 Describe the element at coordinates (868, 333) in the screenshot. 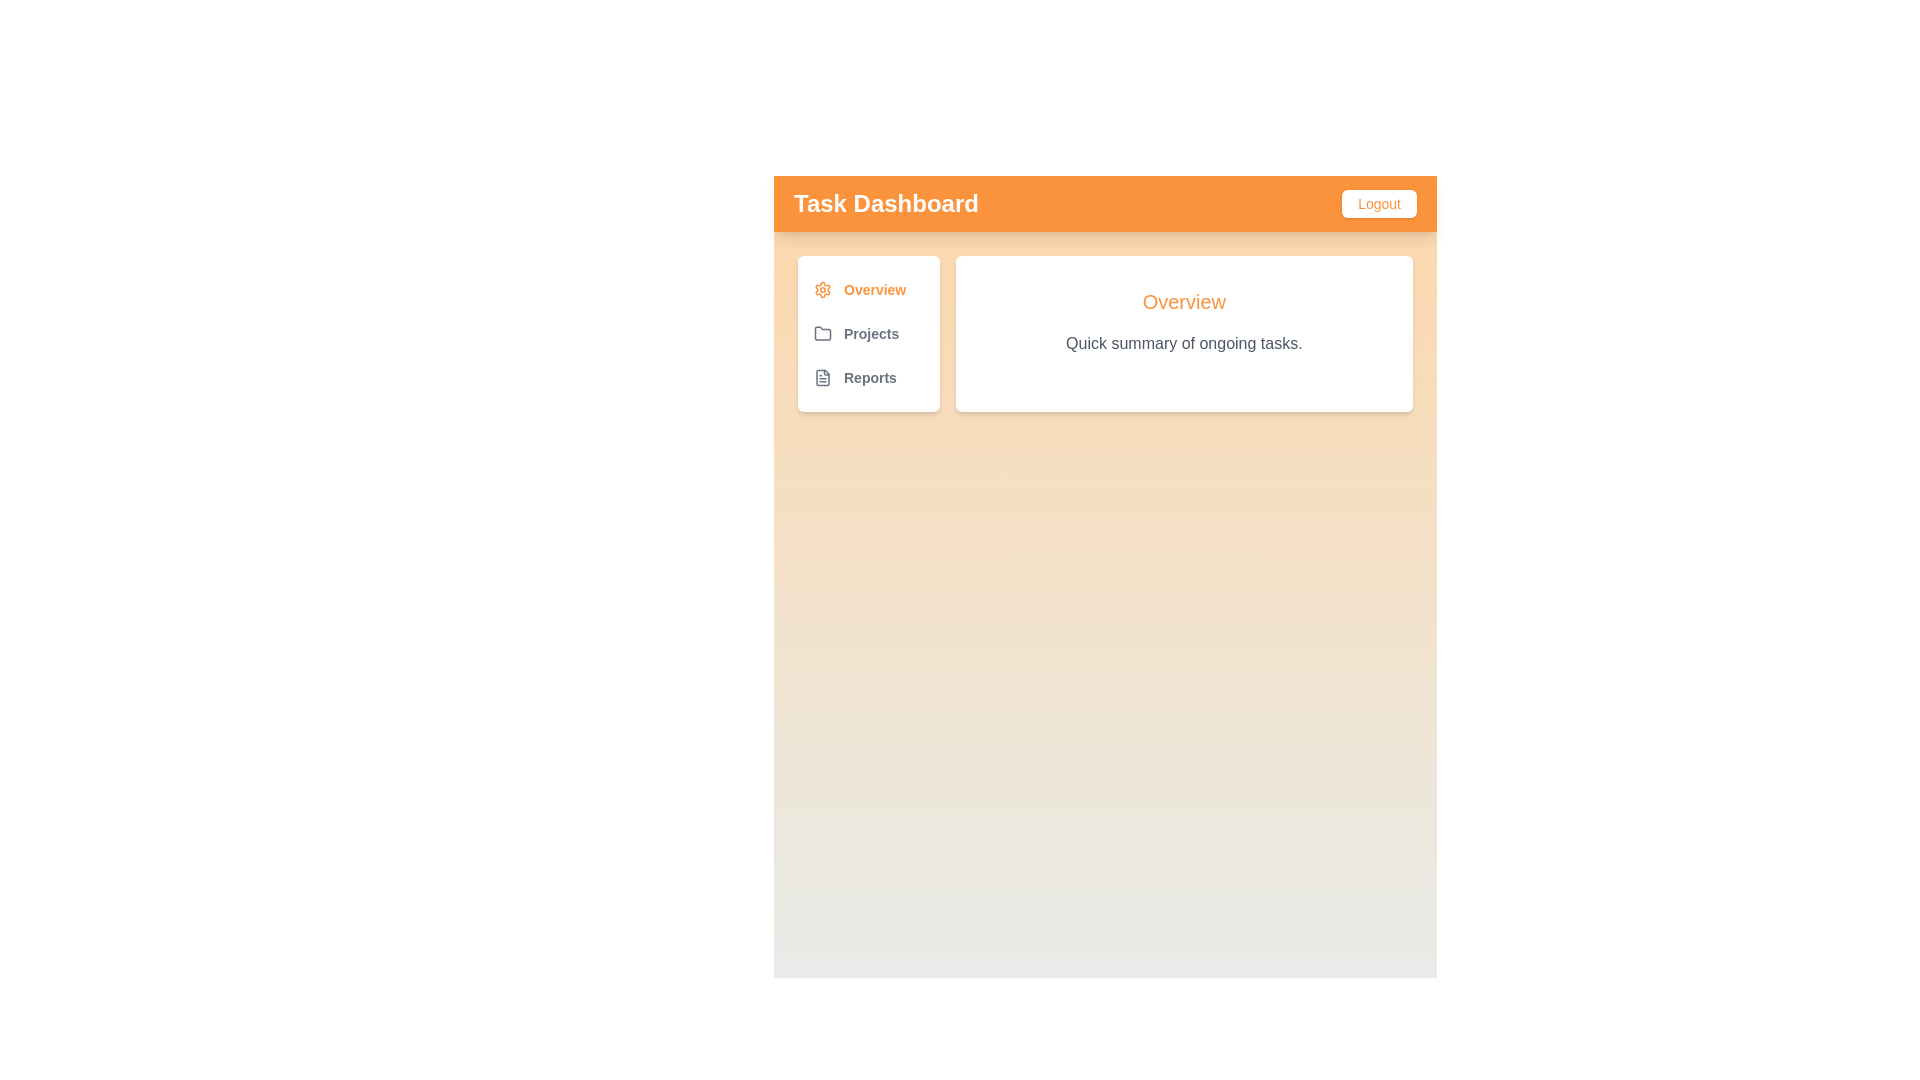

I see `the 'Projects' navigation link located in the vertical menu under 'Task Dashboard'` at that location.